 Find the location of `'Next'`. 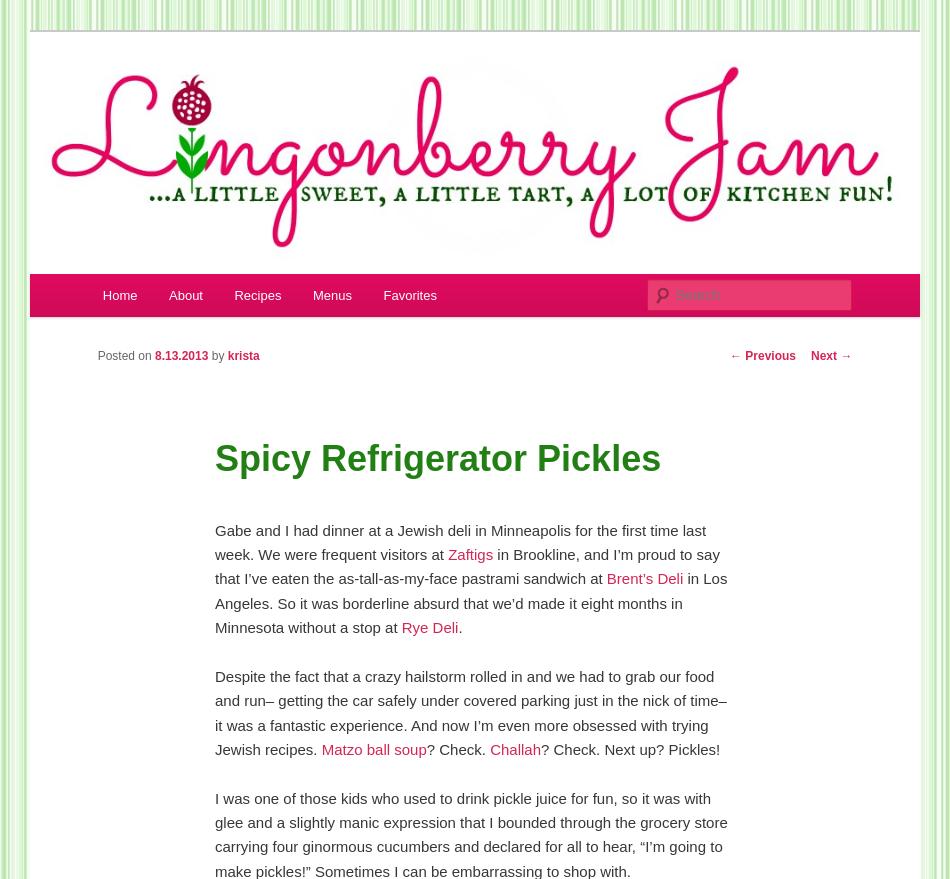

'Next' is located at coordinates (824, 354).